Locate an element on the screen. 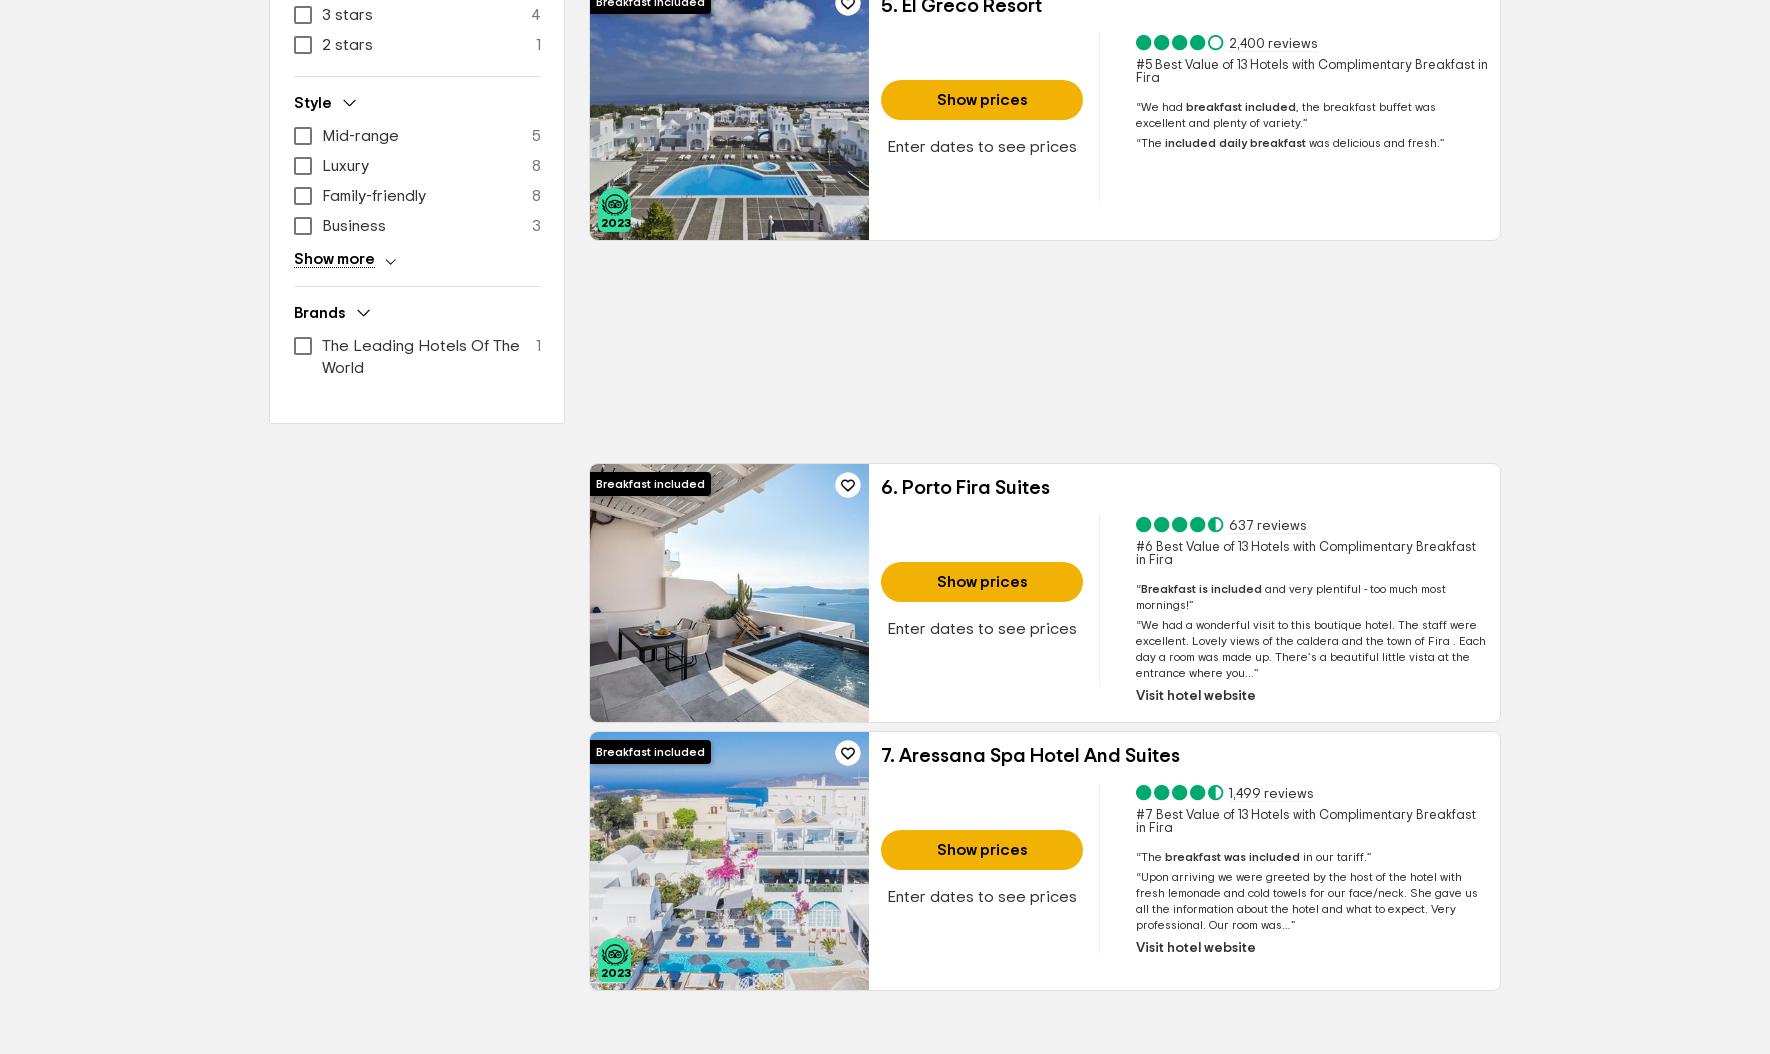 This screenshot has width=1770, height=1054. 'Business' is located at coordinates (353, 225).